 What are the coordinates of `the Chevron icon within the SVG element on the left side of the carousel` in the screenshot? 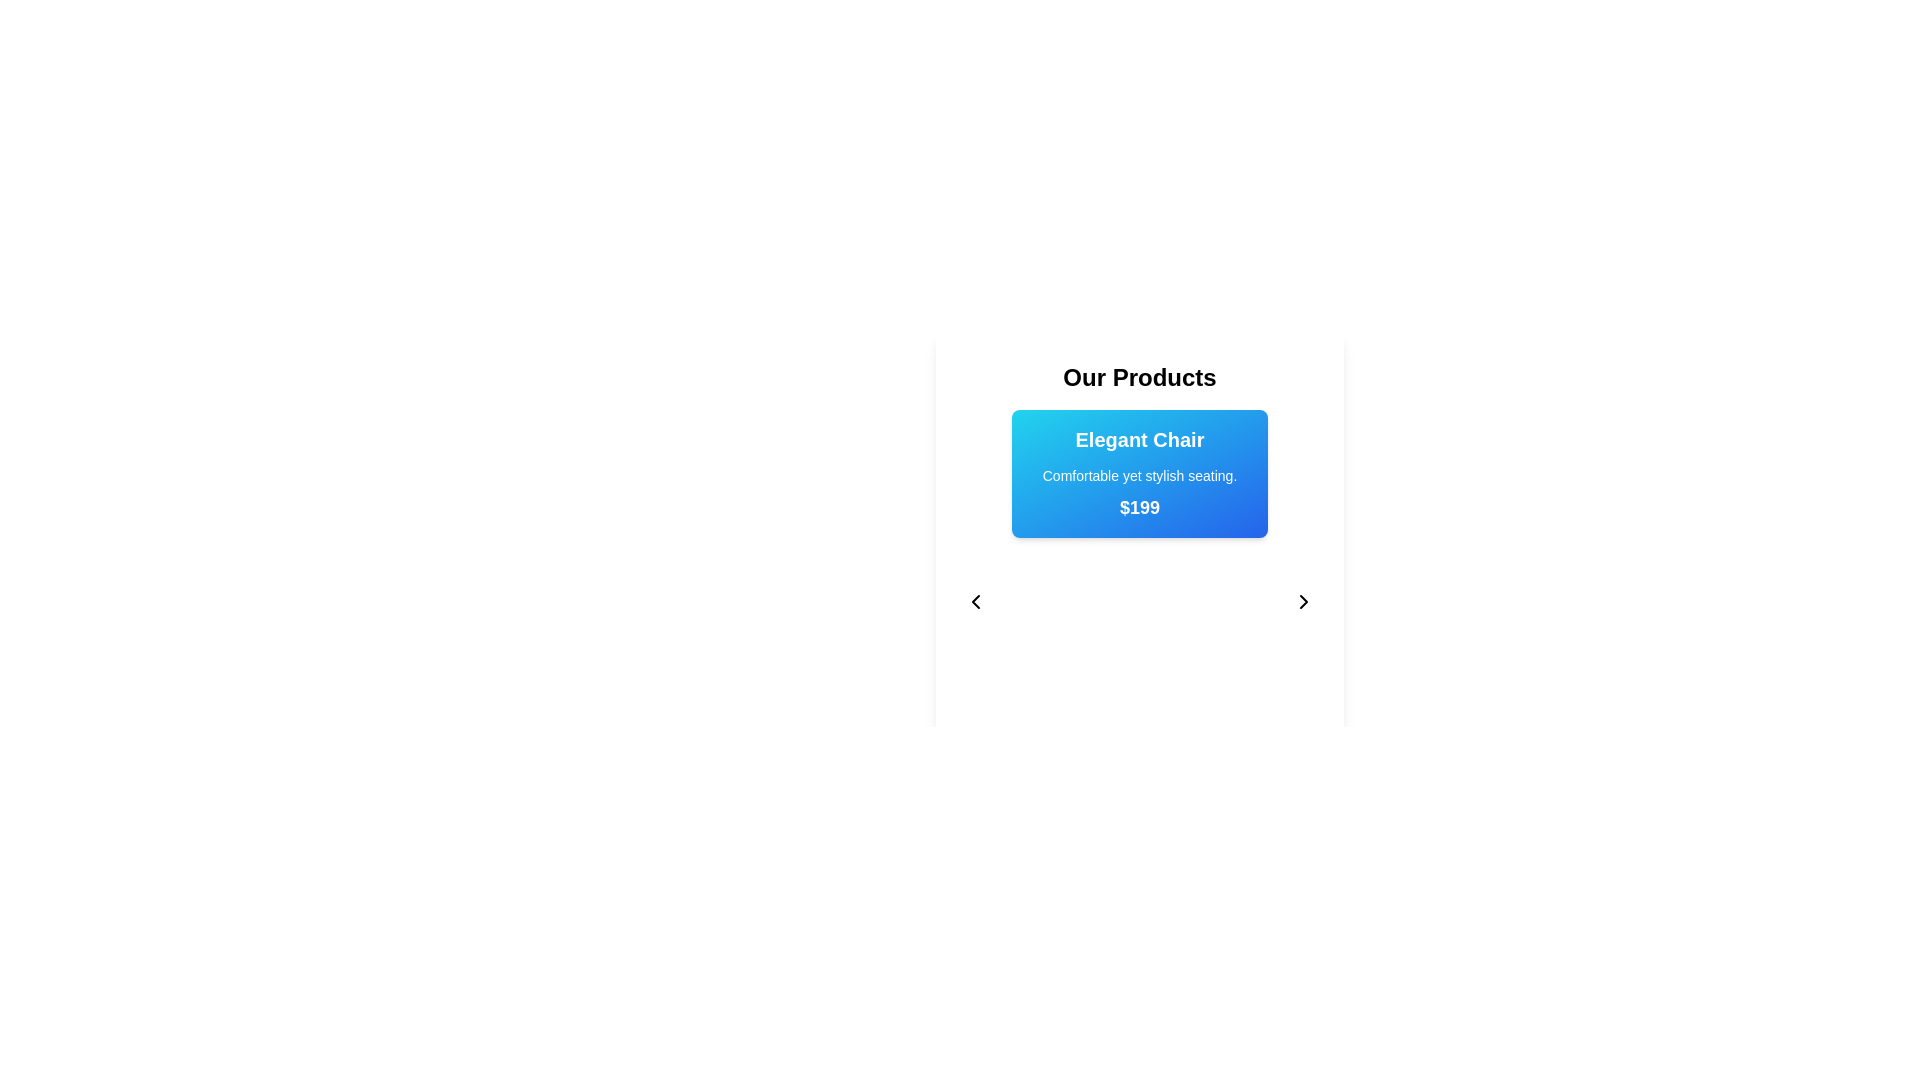 It's located at (975, 600).